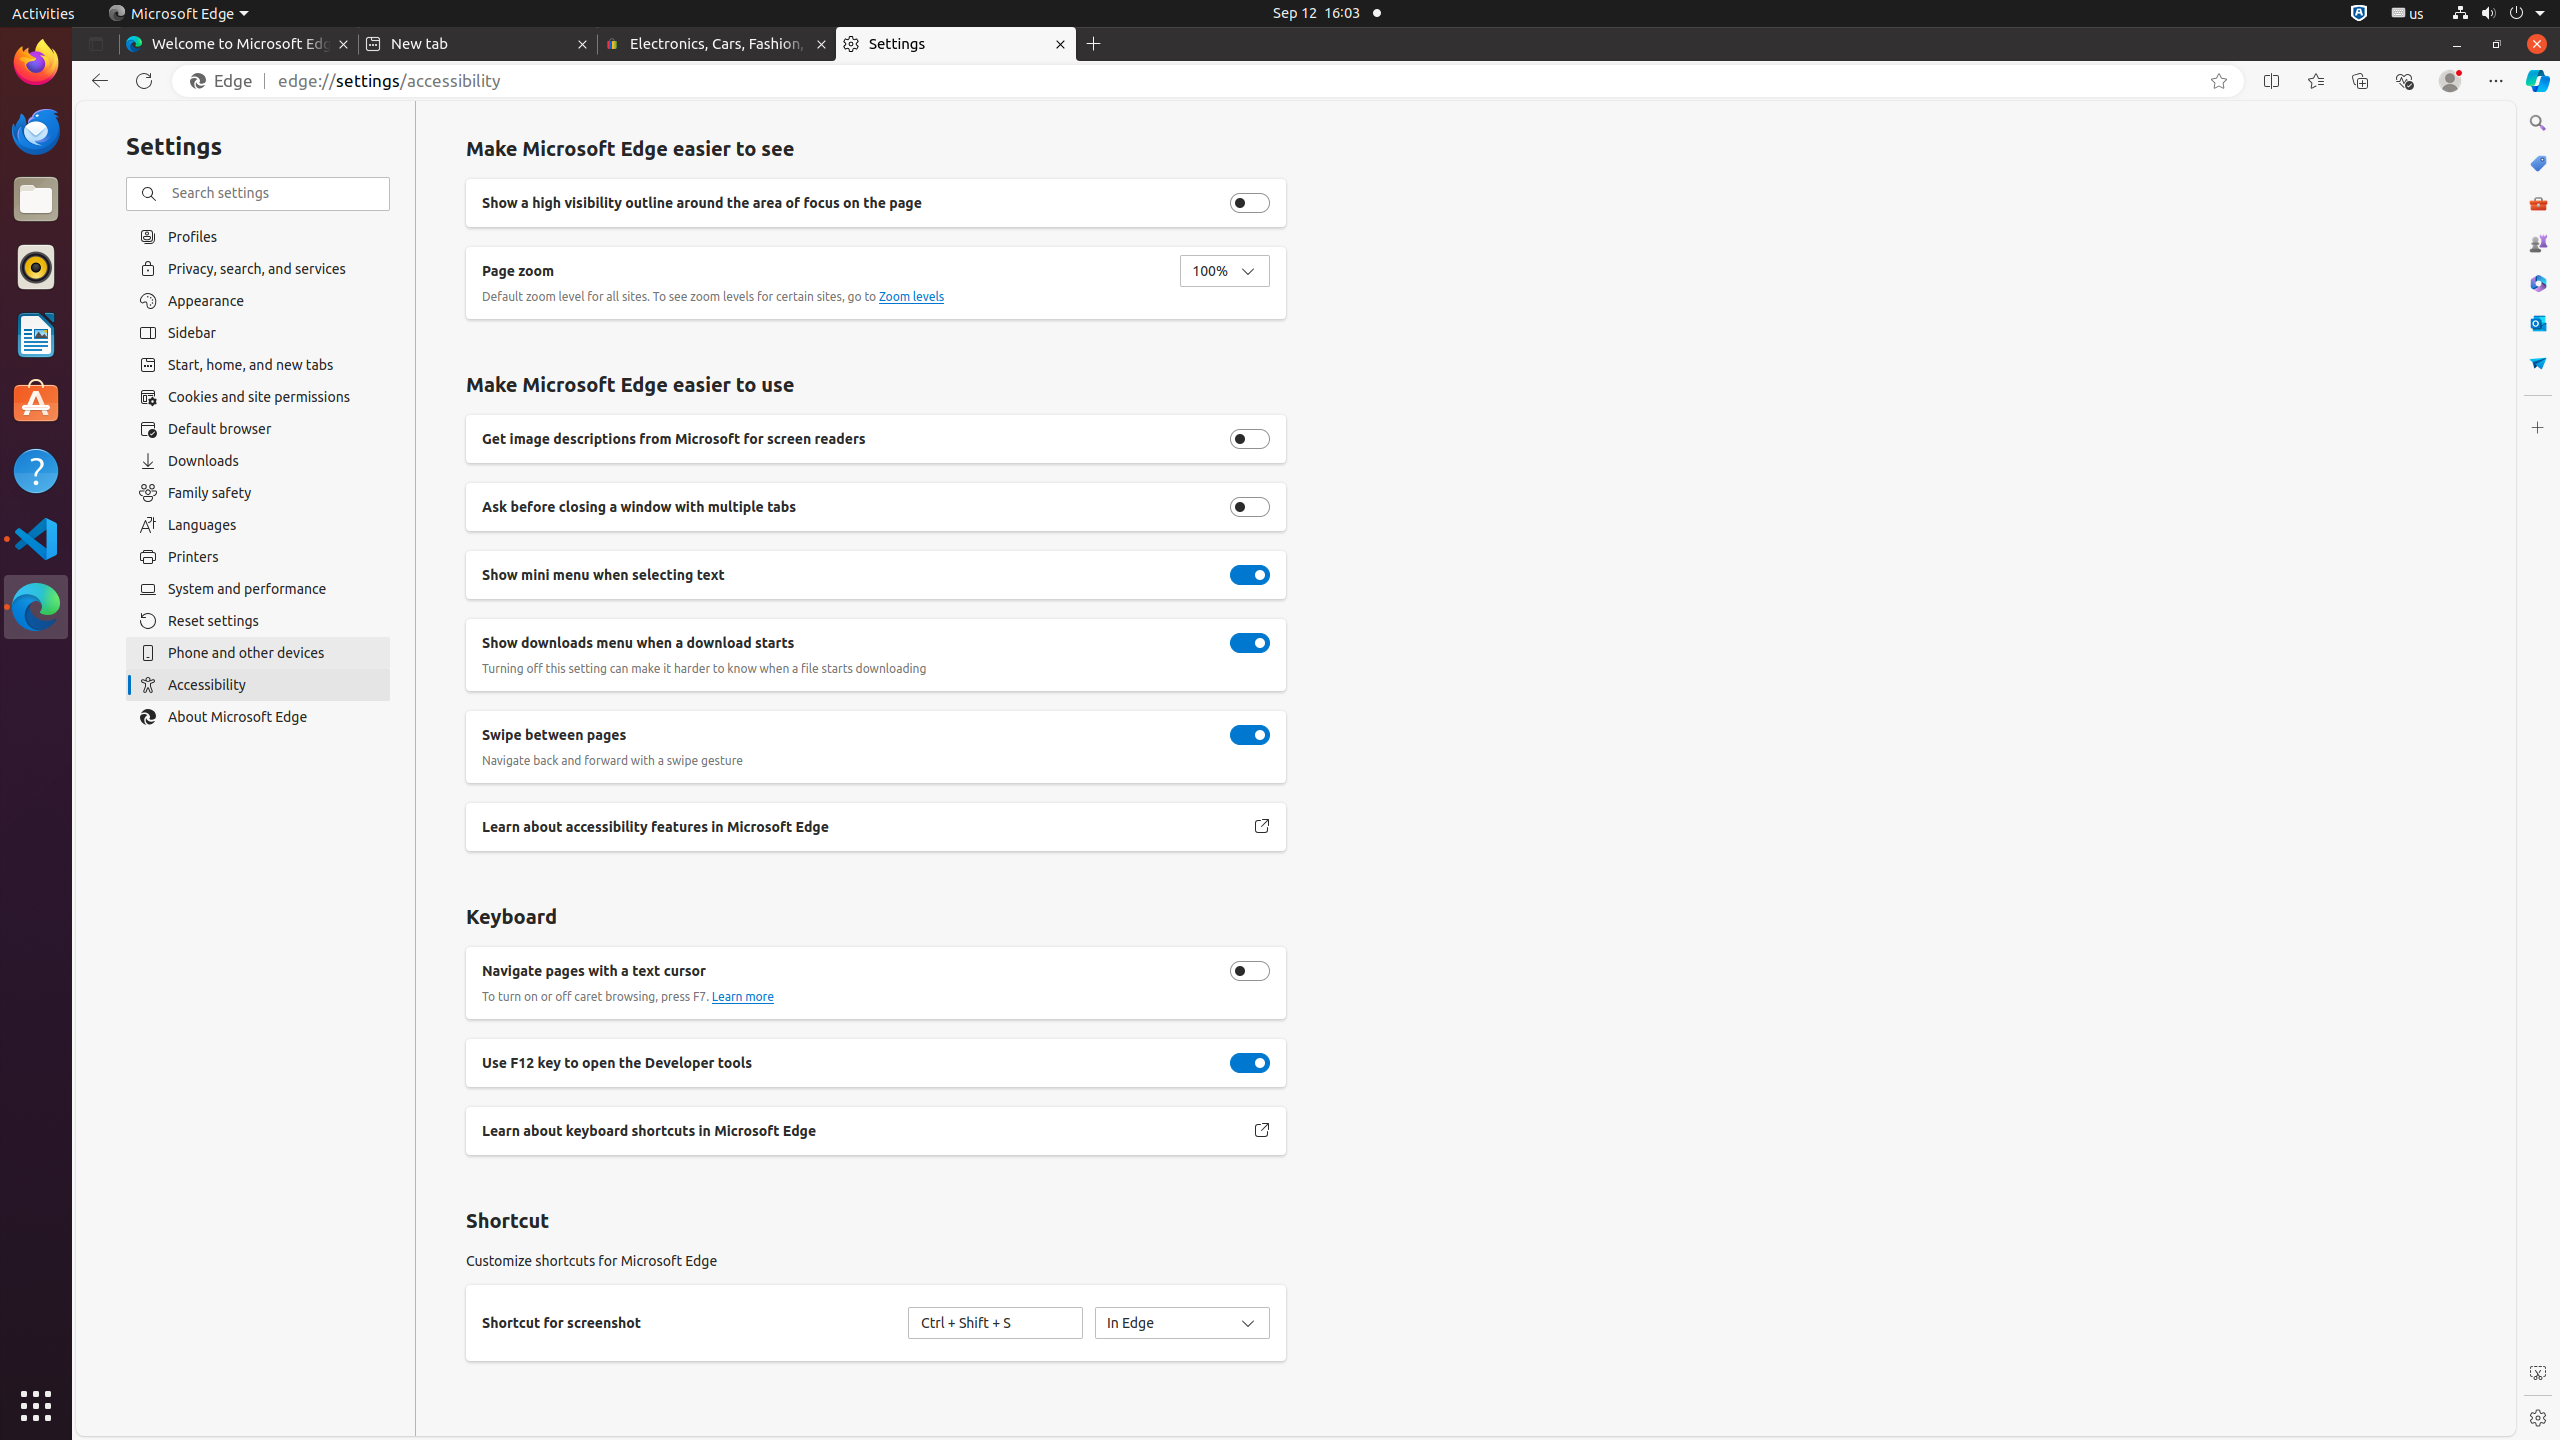  What do you see at coordinates (257, 587) in the screenshot?
I see `'System and performance'` at bounding box center [257, 587].